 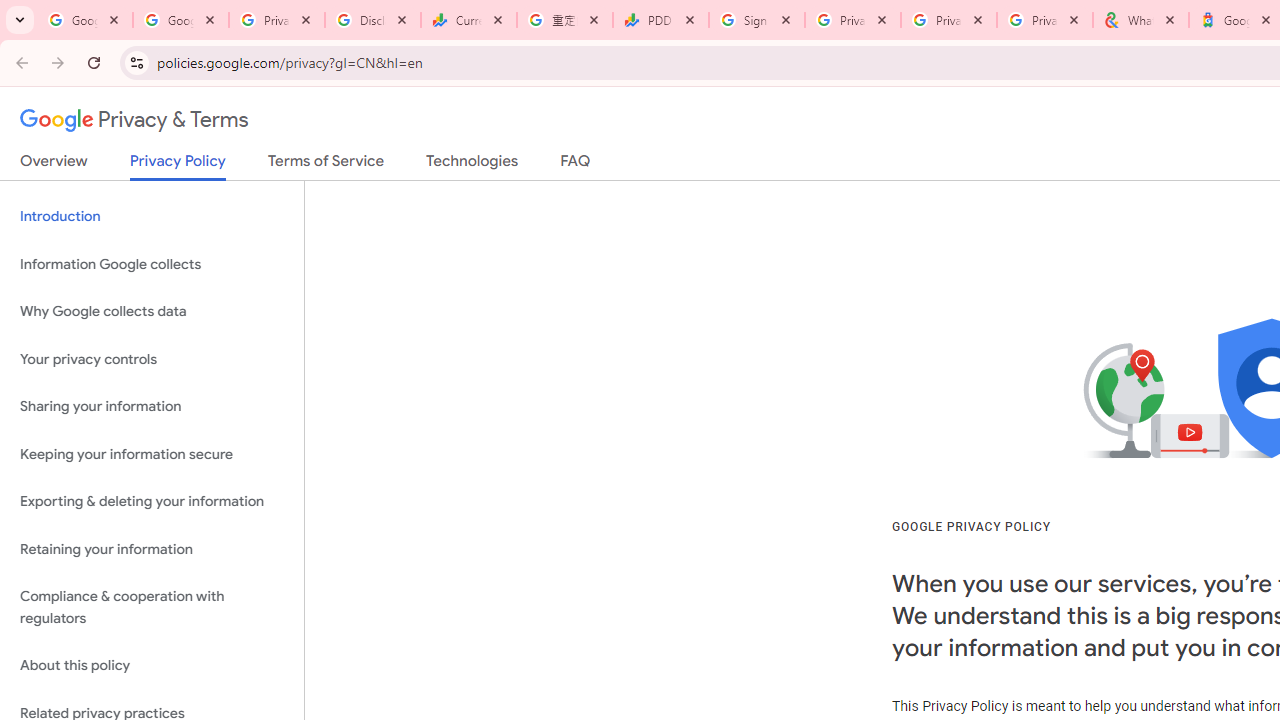 What do you see at coordinates (948, 20) in the screenshot?
I see `'Privacy Checkup'` at bounding box center [948, 20].